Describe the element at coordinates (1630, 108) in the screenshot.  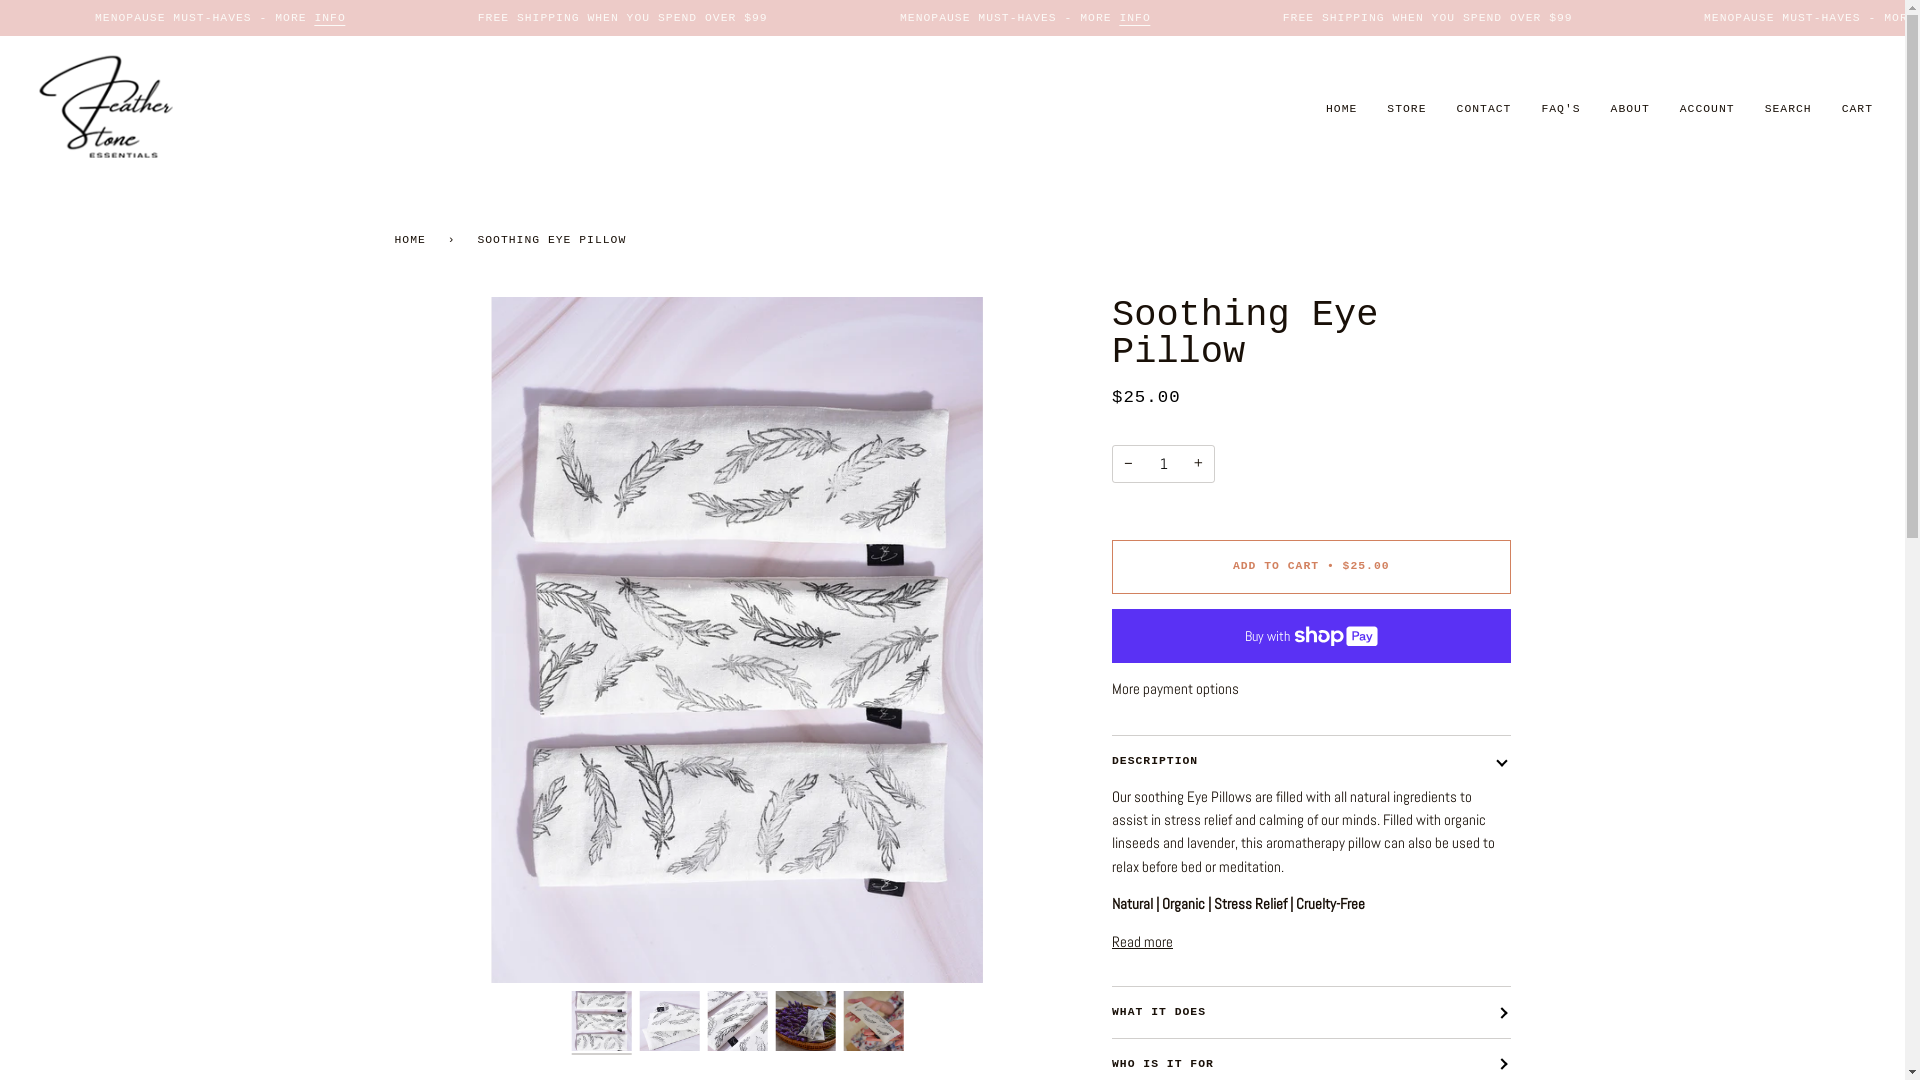
I see `'ABOUT'` at that location.